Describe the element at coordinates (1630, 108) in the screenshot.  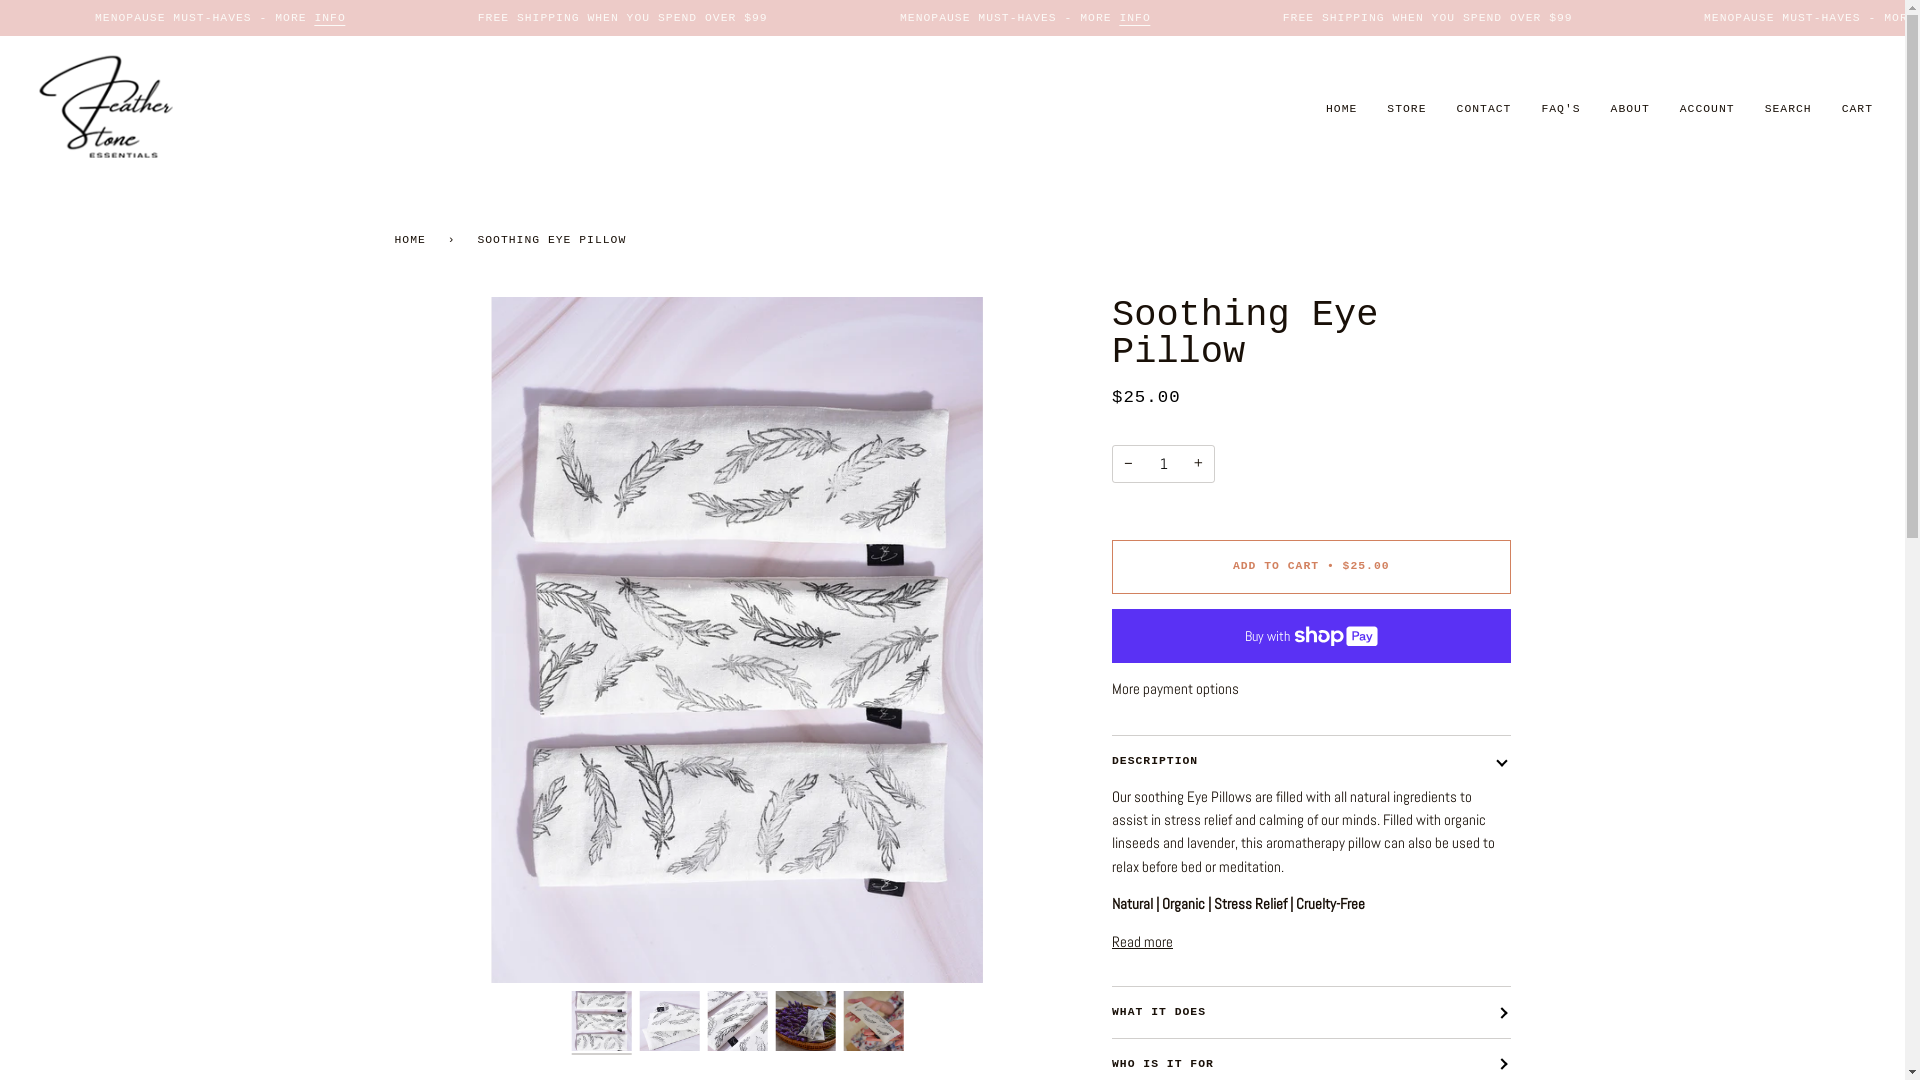
I see `'ABOUT'` at that location.